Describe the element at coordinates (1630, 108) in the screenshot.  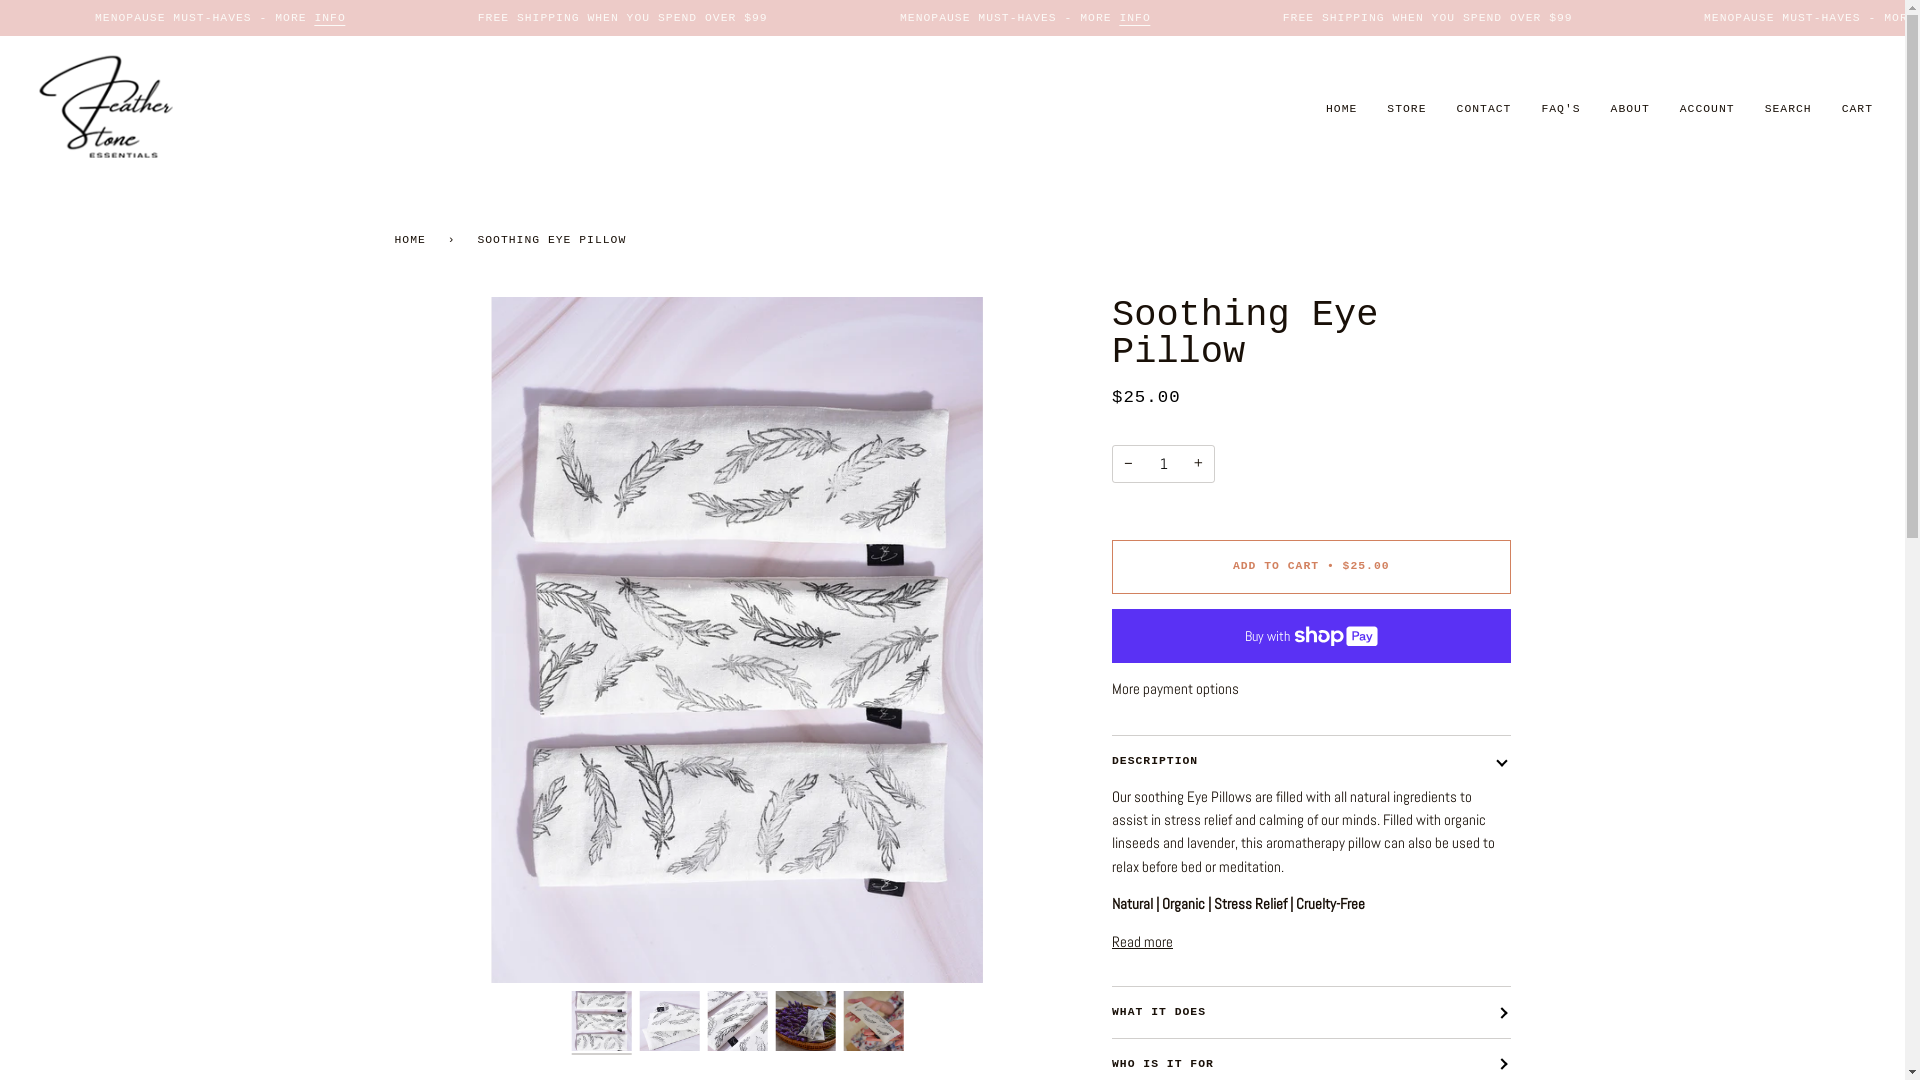
I see `'ABOUT'` at that location.